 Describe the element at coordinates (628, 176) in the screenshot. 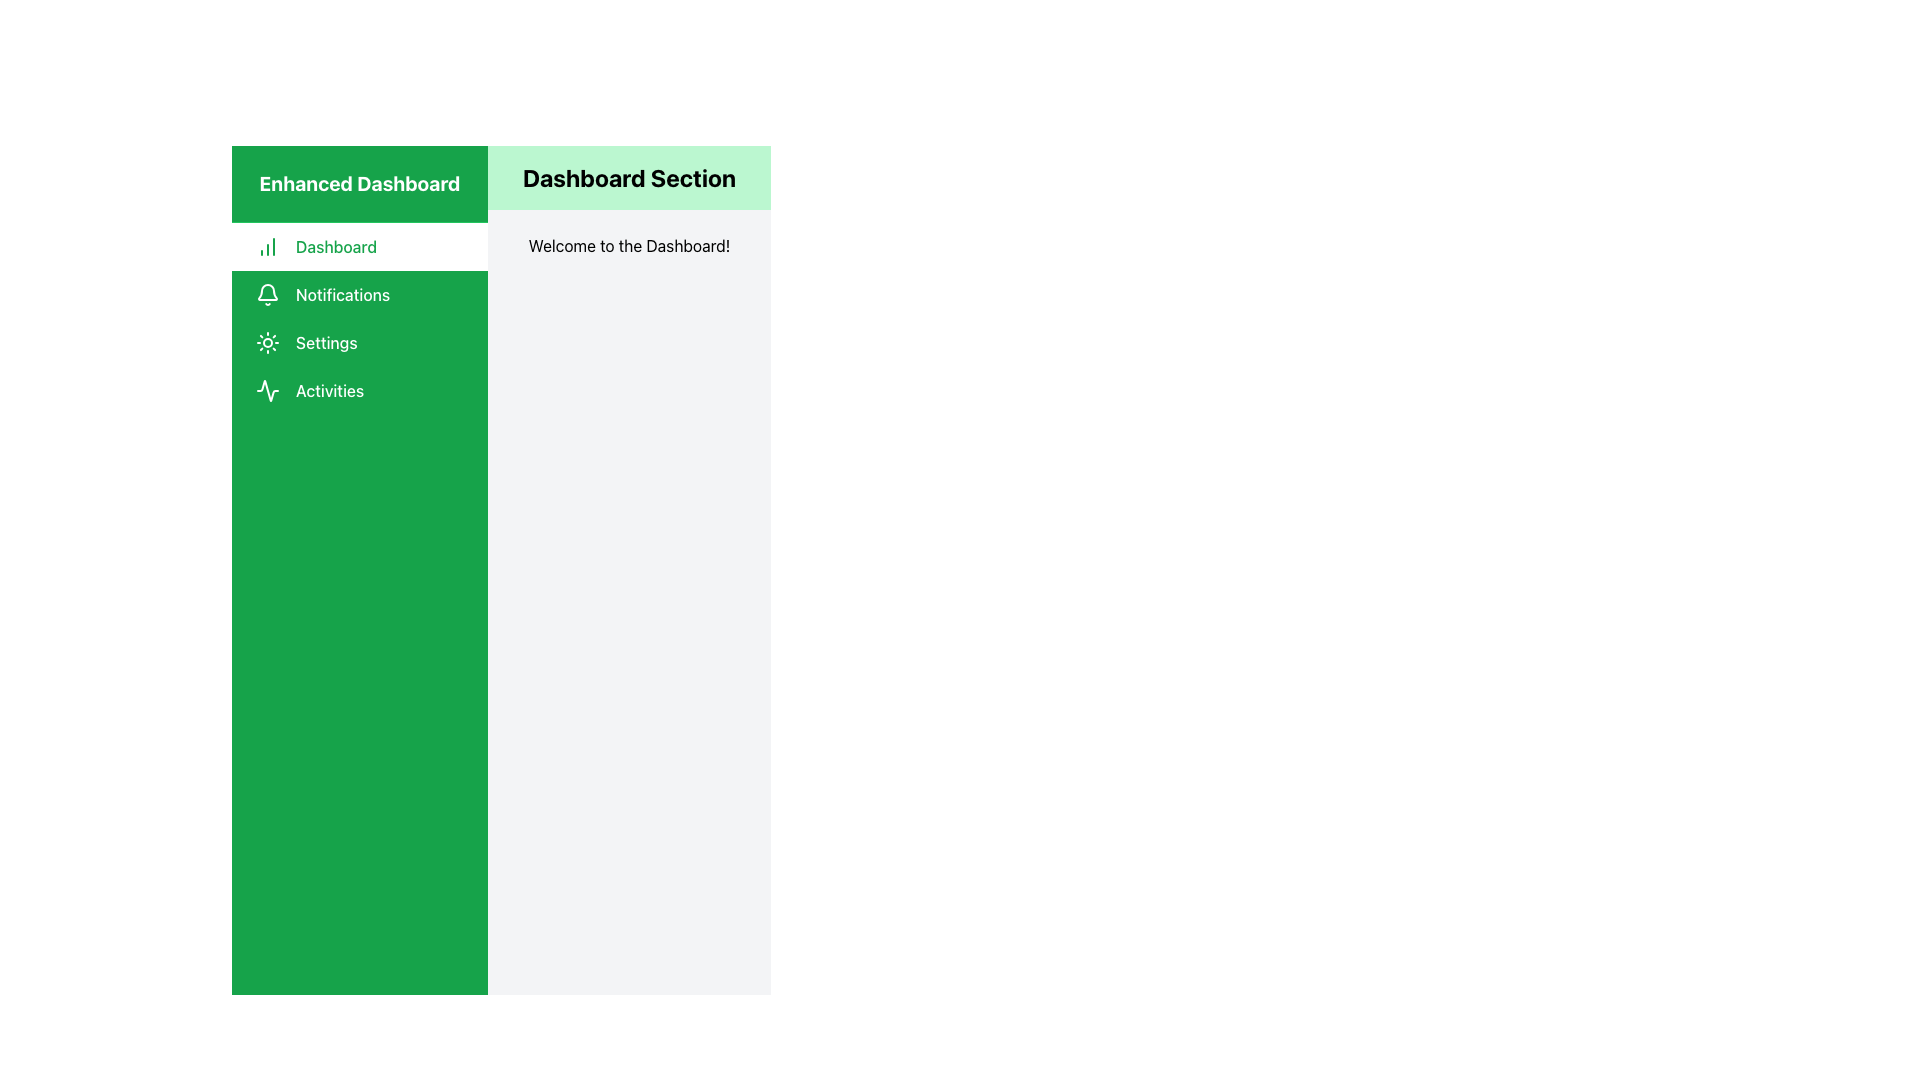

I see `bold, black-colored heading text 'Dashboard Section' displayed in a large font size, which is centrally located below the 'Enhanced Dashboard' title on a light green background` at that location.